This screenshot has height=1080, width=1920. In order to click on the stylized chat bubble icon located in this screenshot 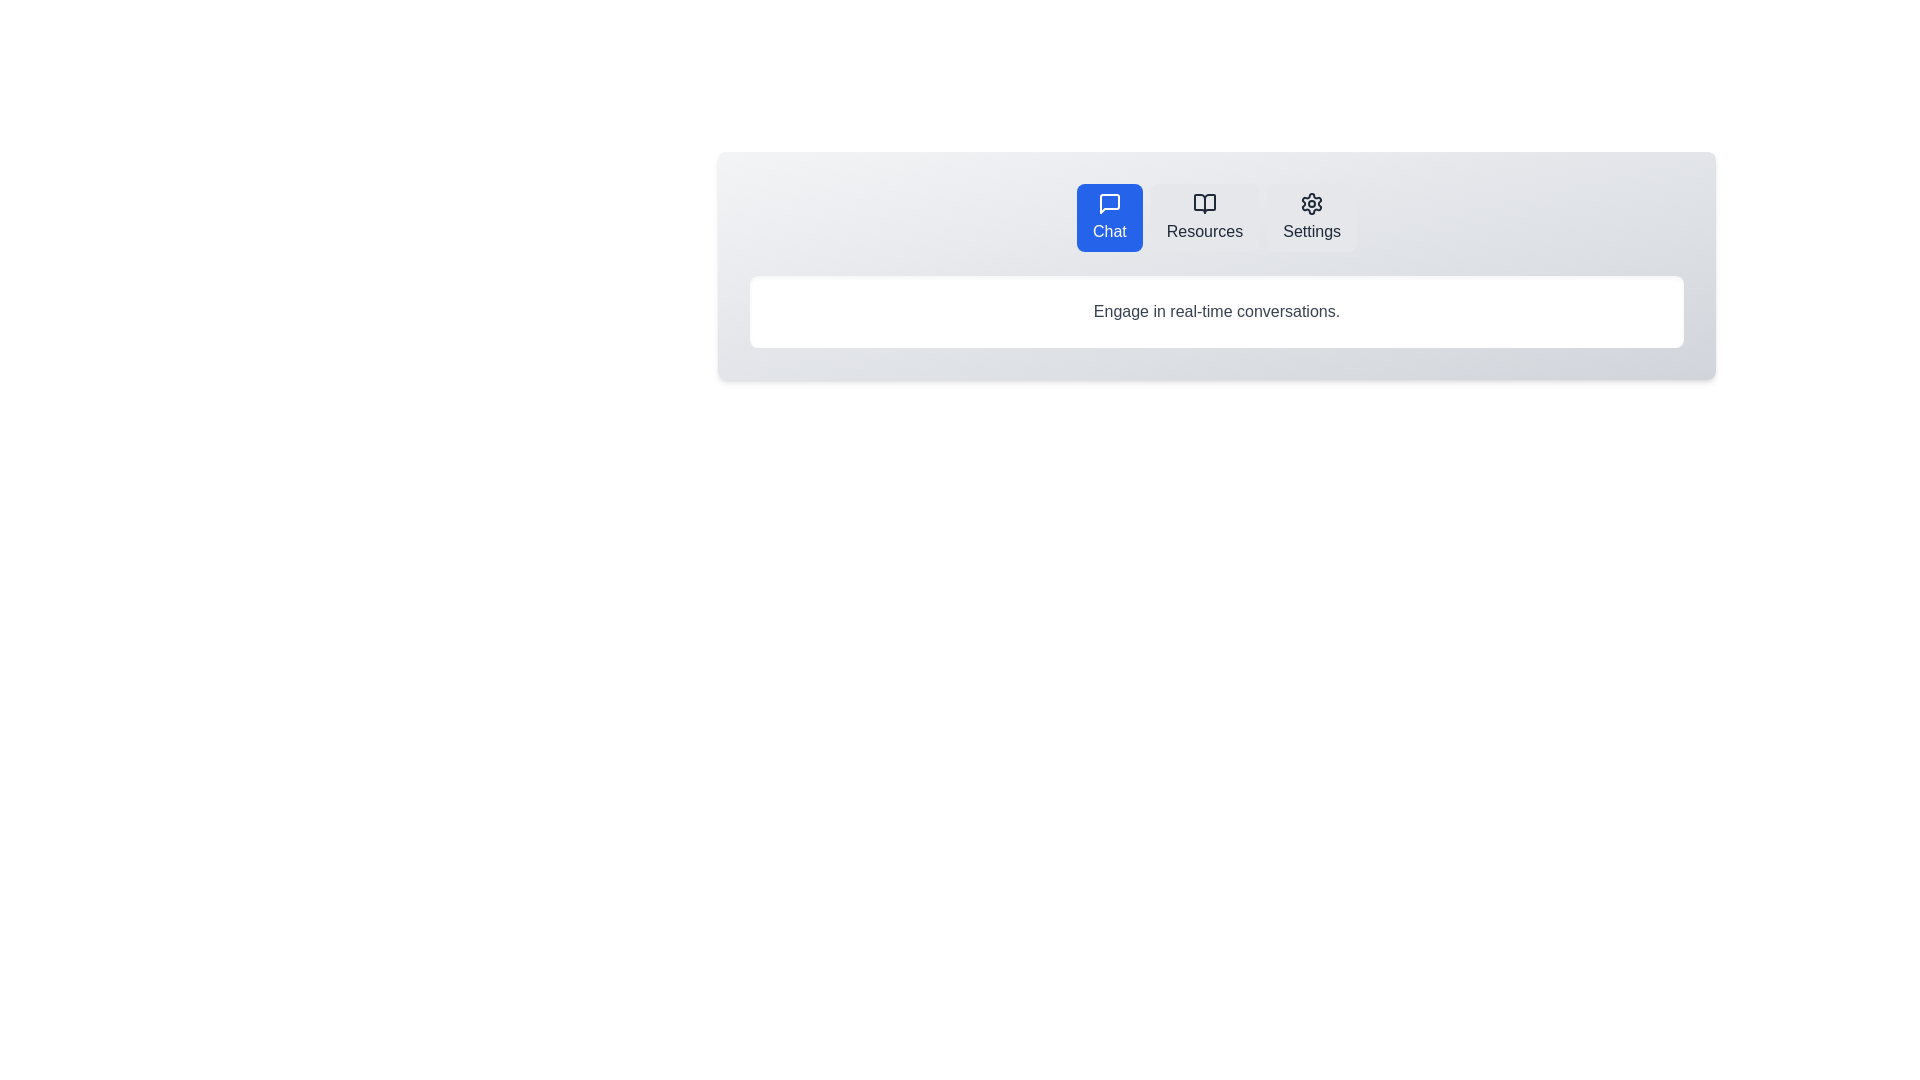, I will do `click(1108, 204)`.